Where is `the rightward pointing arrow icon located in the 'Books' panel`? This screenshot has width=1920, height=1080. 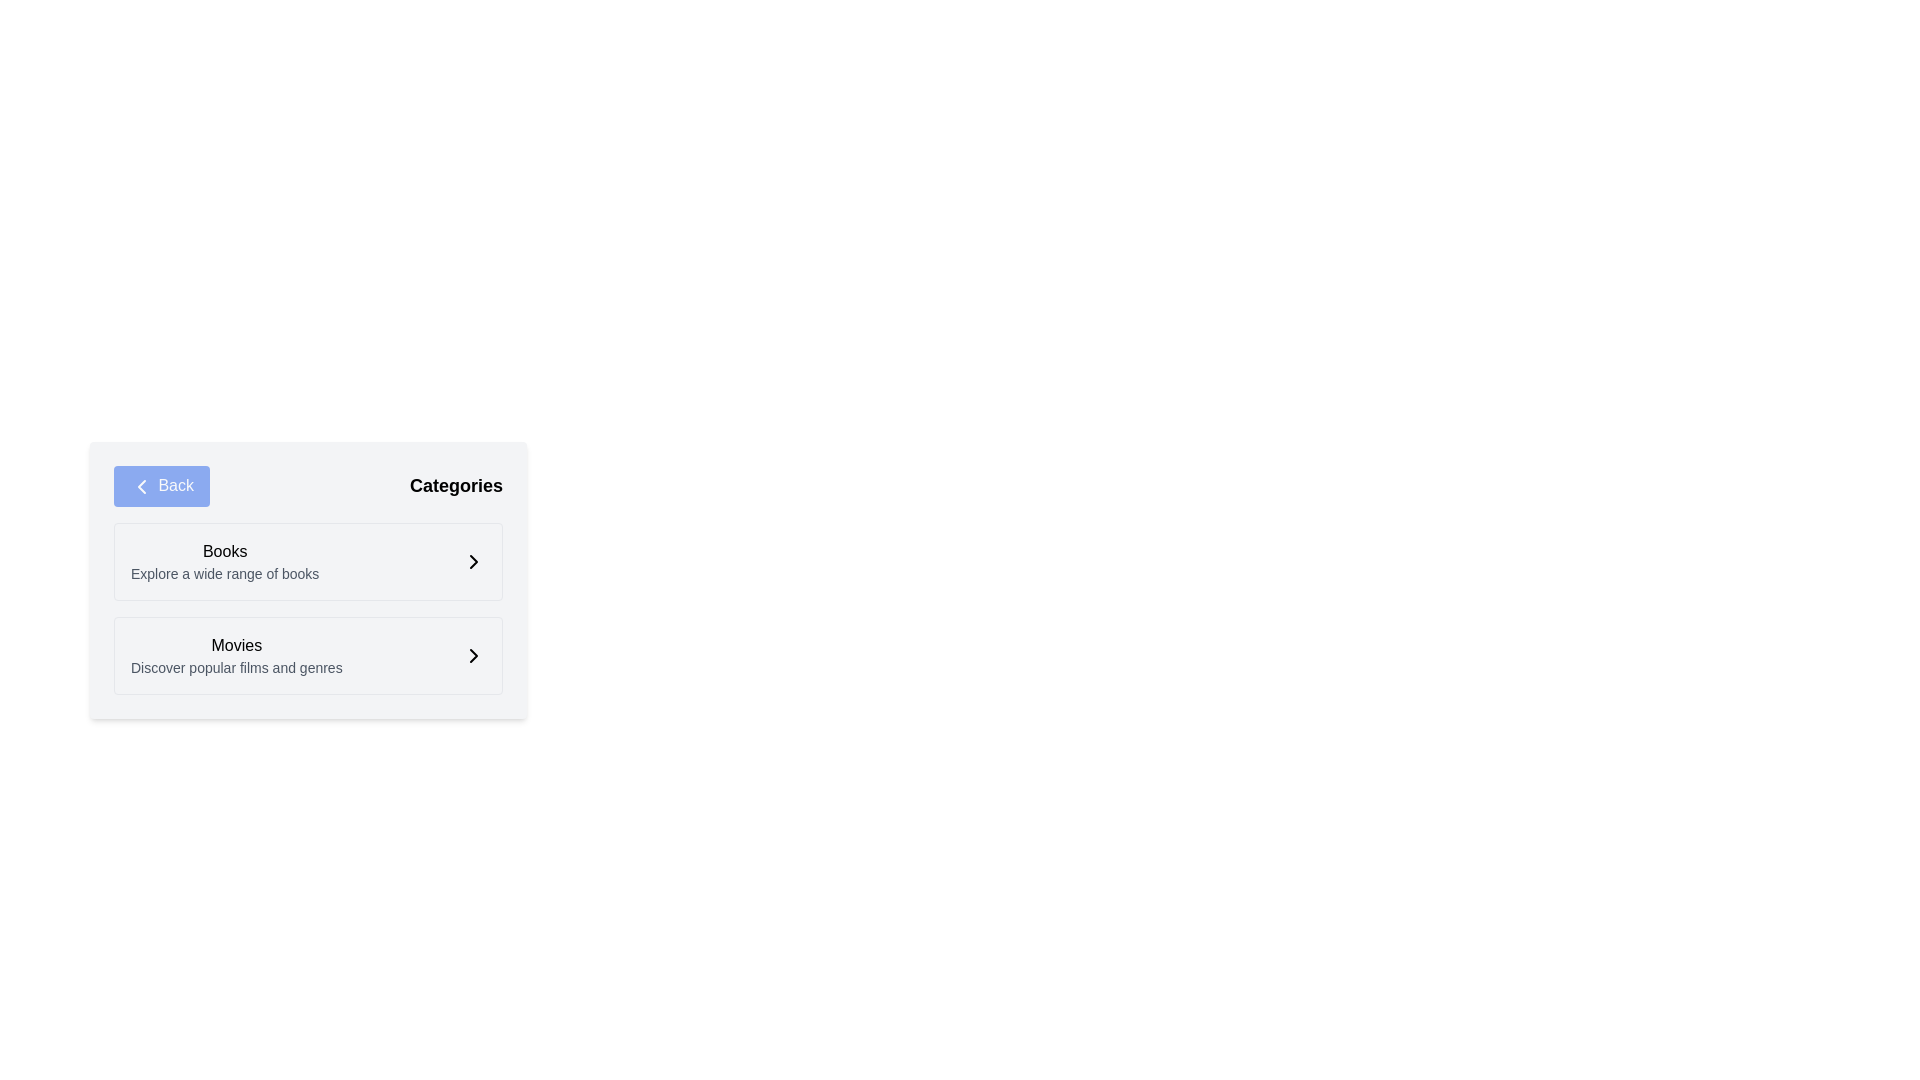
the rightward pointing arrow icon located in the 'Books' panel is located at coordinates (473, 560).